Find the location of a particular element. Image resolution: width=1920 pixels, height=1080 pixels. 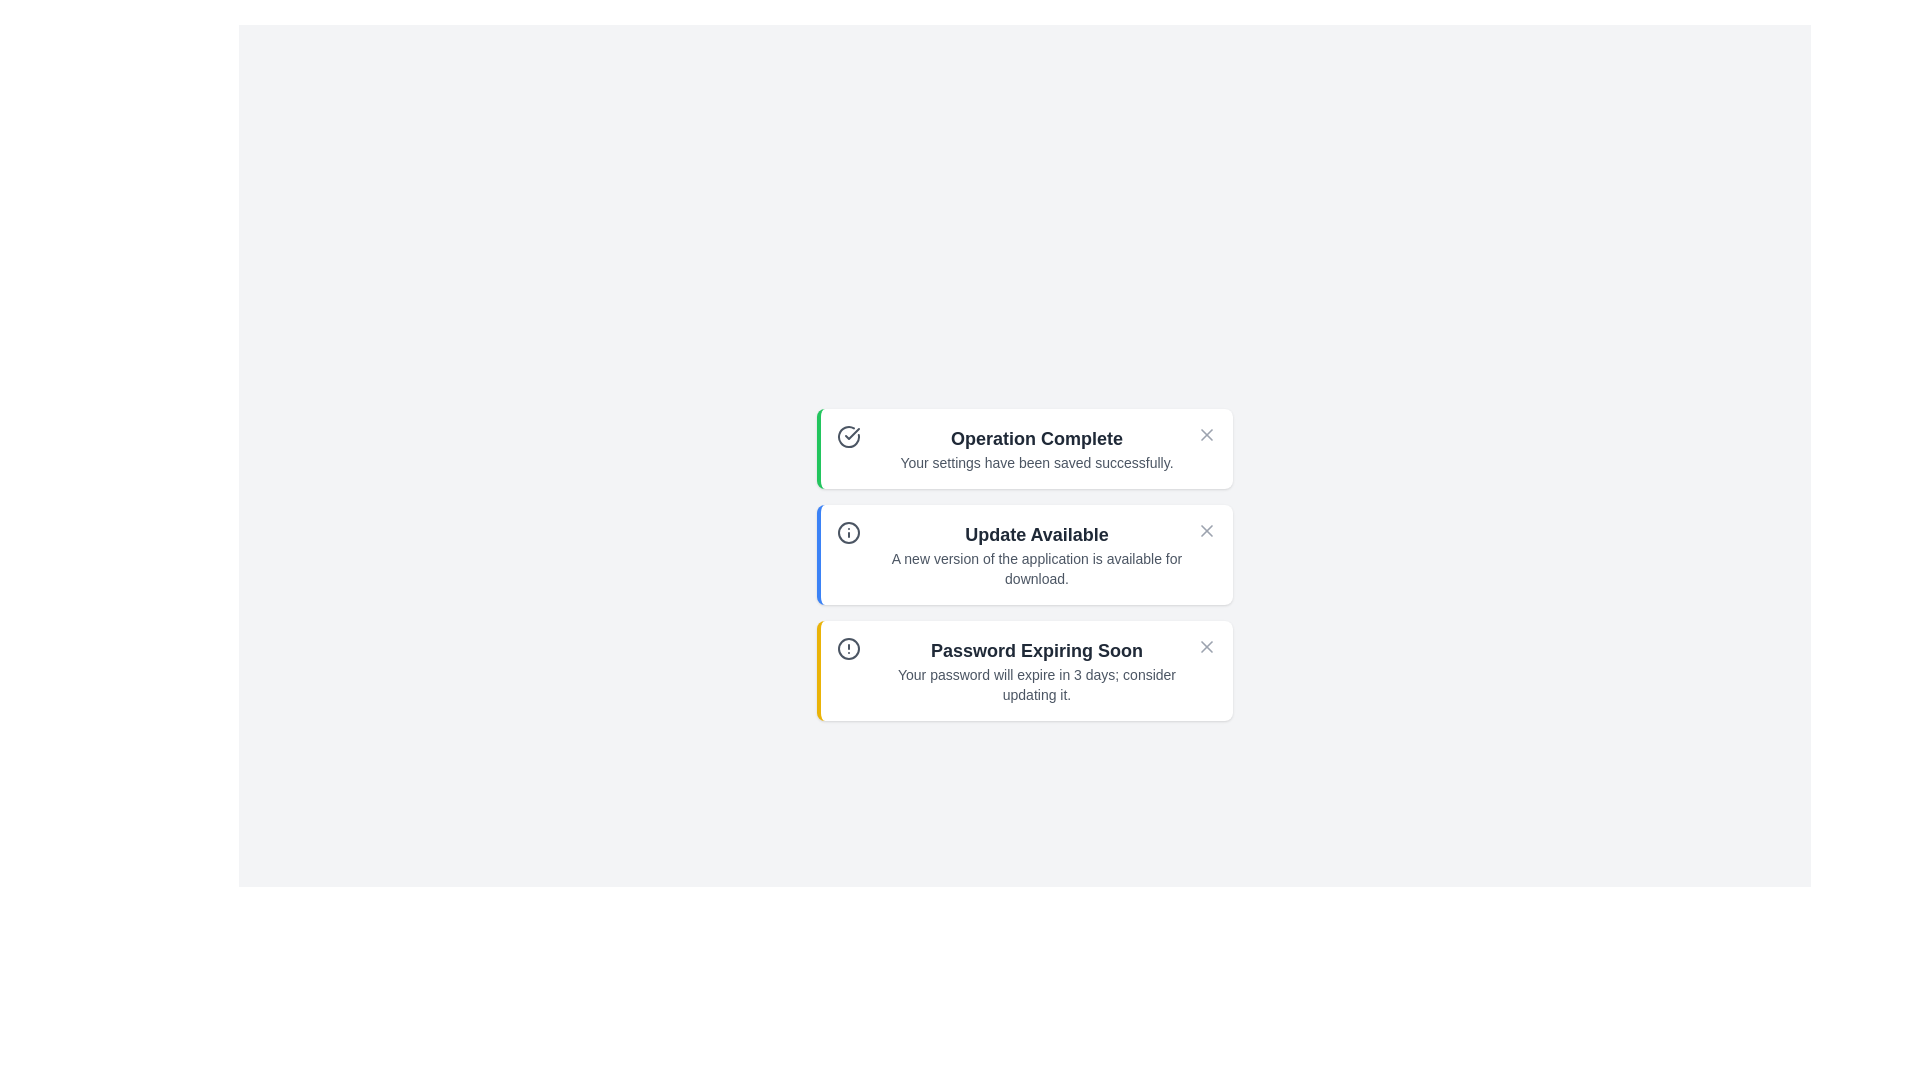

the text message 'A new version of the application is available for download.' which is displayed in a smaller gray font within the notification card labeled 'Update Available' is located at coordinates (1036, 569).